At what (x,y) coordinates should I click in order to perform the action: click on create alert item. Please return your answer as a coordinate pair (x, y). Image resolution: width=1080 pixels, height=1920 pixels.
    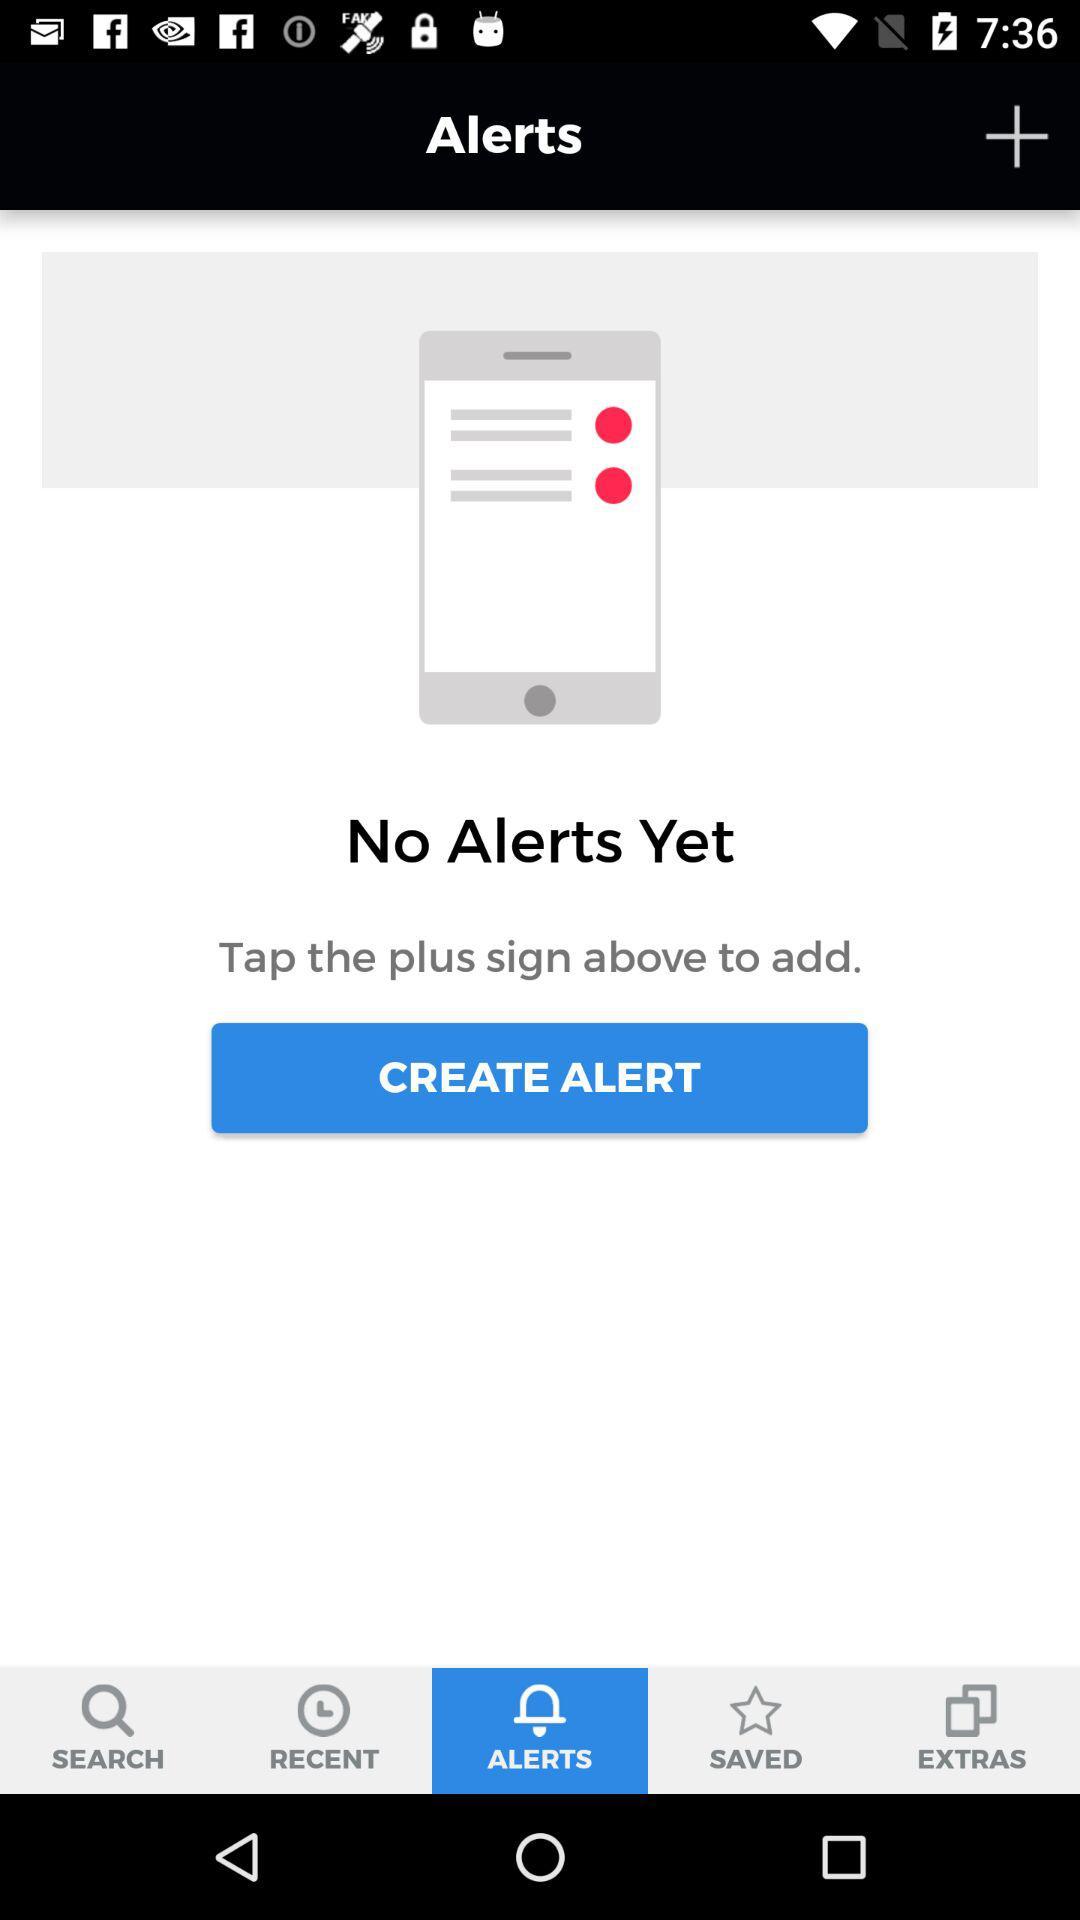
    Looking at the image, I should click on (538, 1077).